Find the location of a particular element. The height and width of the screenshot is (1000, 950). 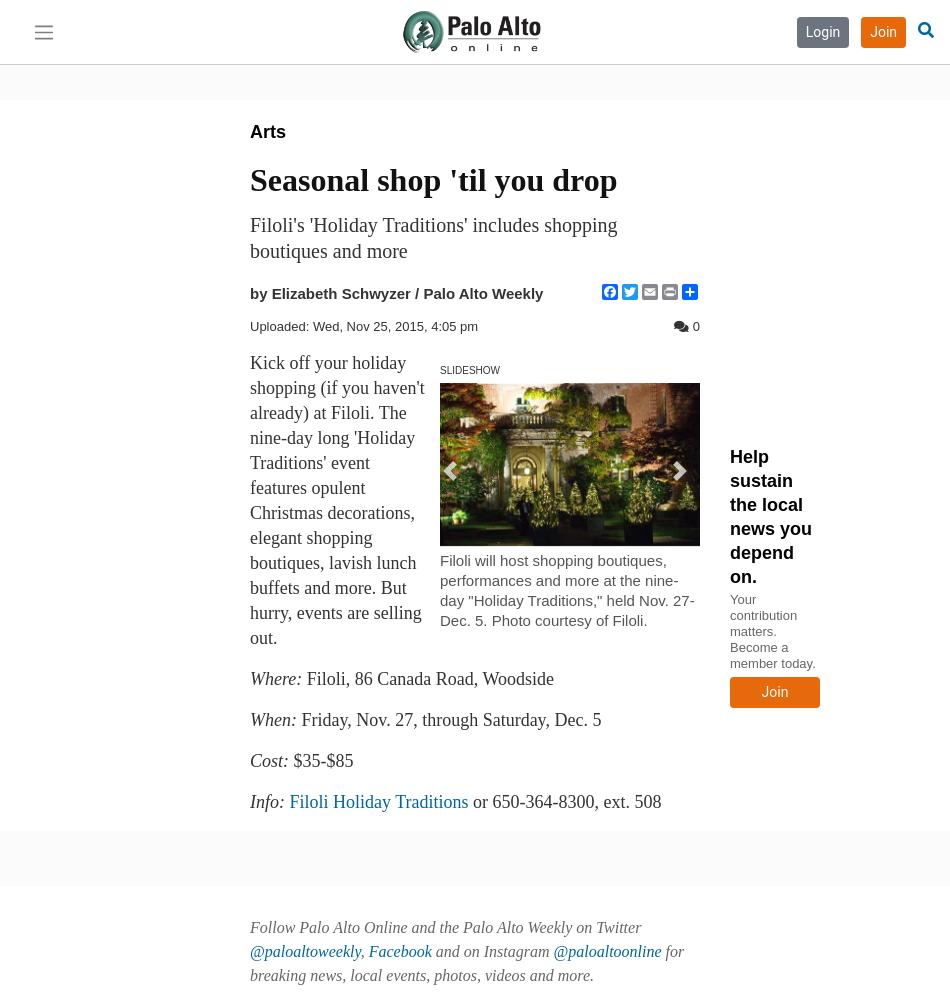

'$35-$85' is located at coordinates (287, 761).